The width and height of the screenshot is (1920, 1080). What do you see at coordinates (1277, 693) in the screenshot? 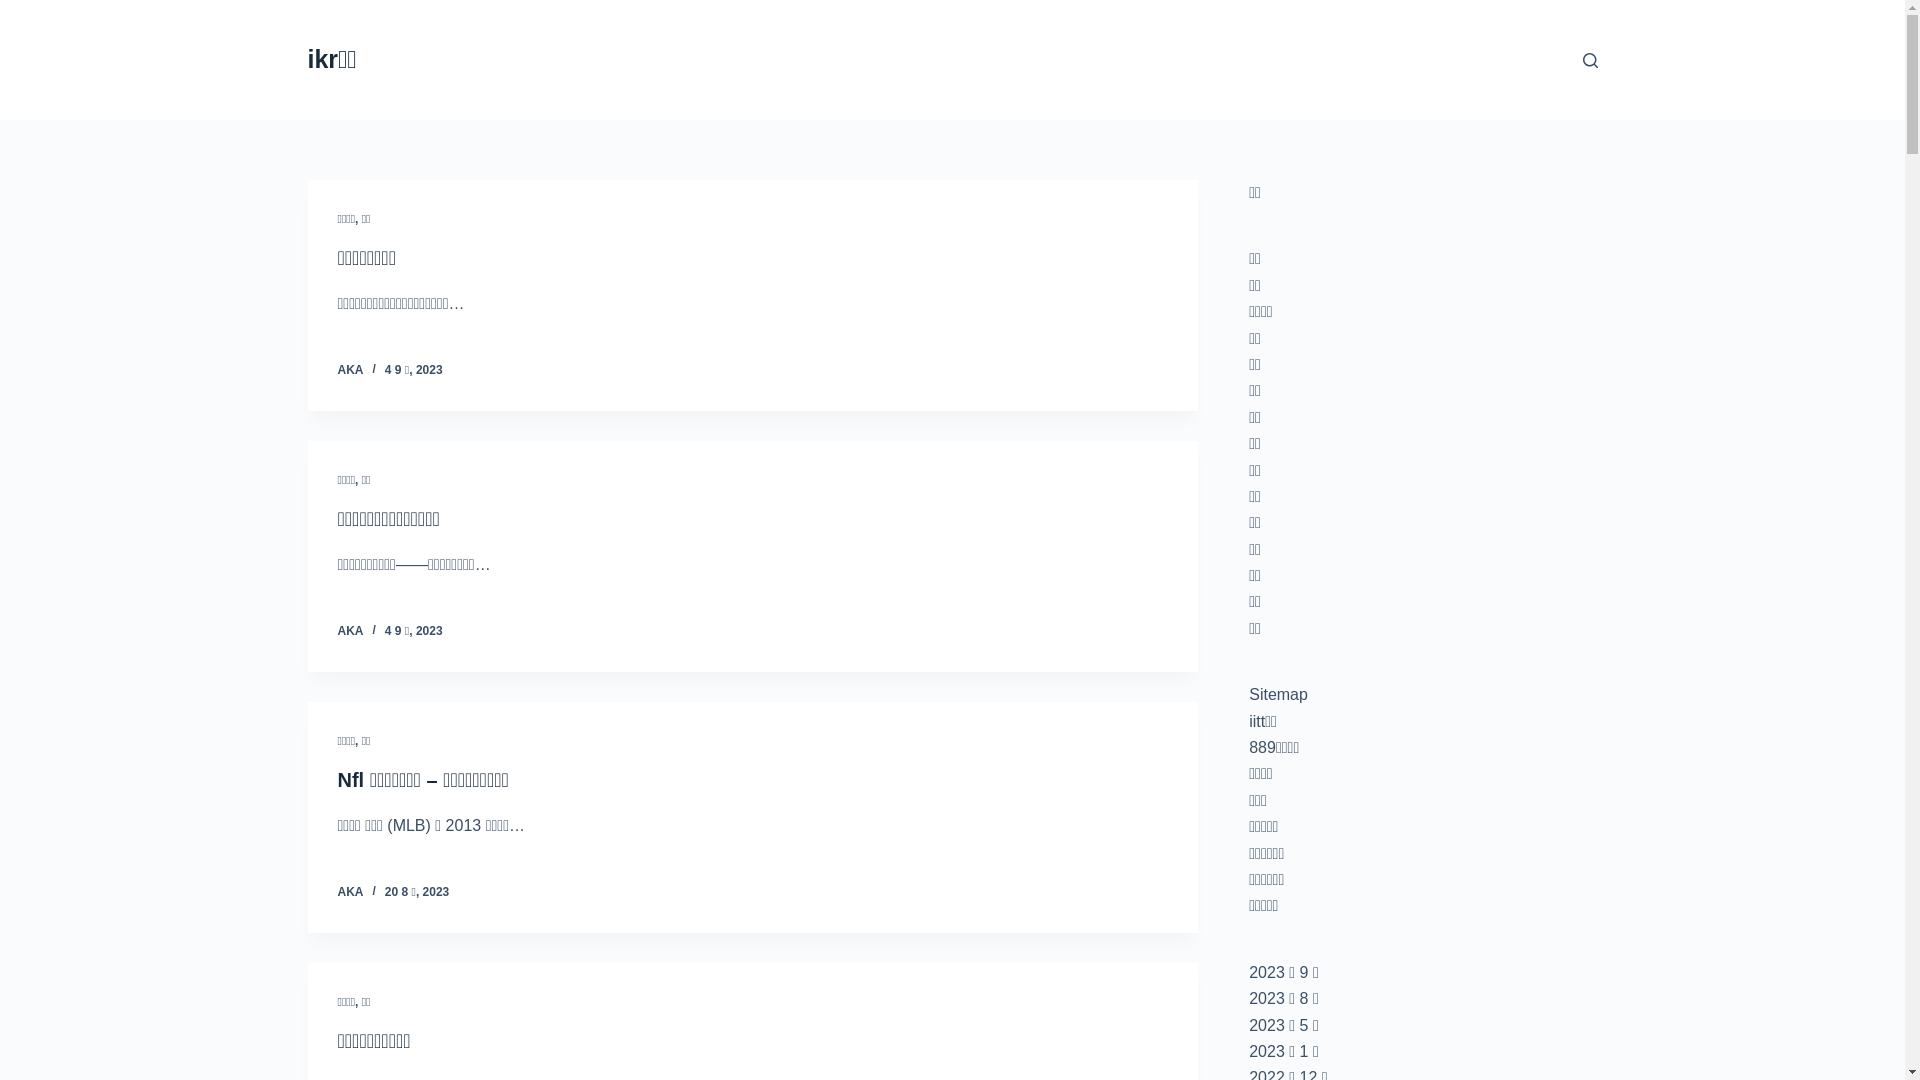
I see `'Sitemap'` at bounding box center [1277, 693].